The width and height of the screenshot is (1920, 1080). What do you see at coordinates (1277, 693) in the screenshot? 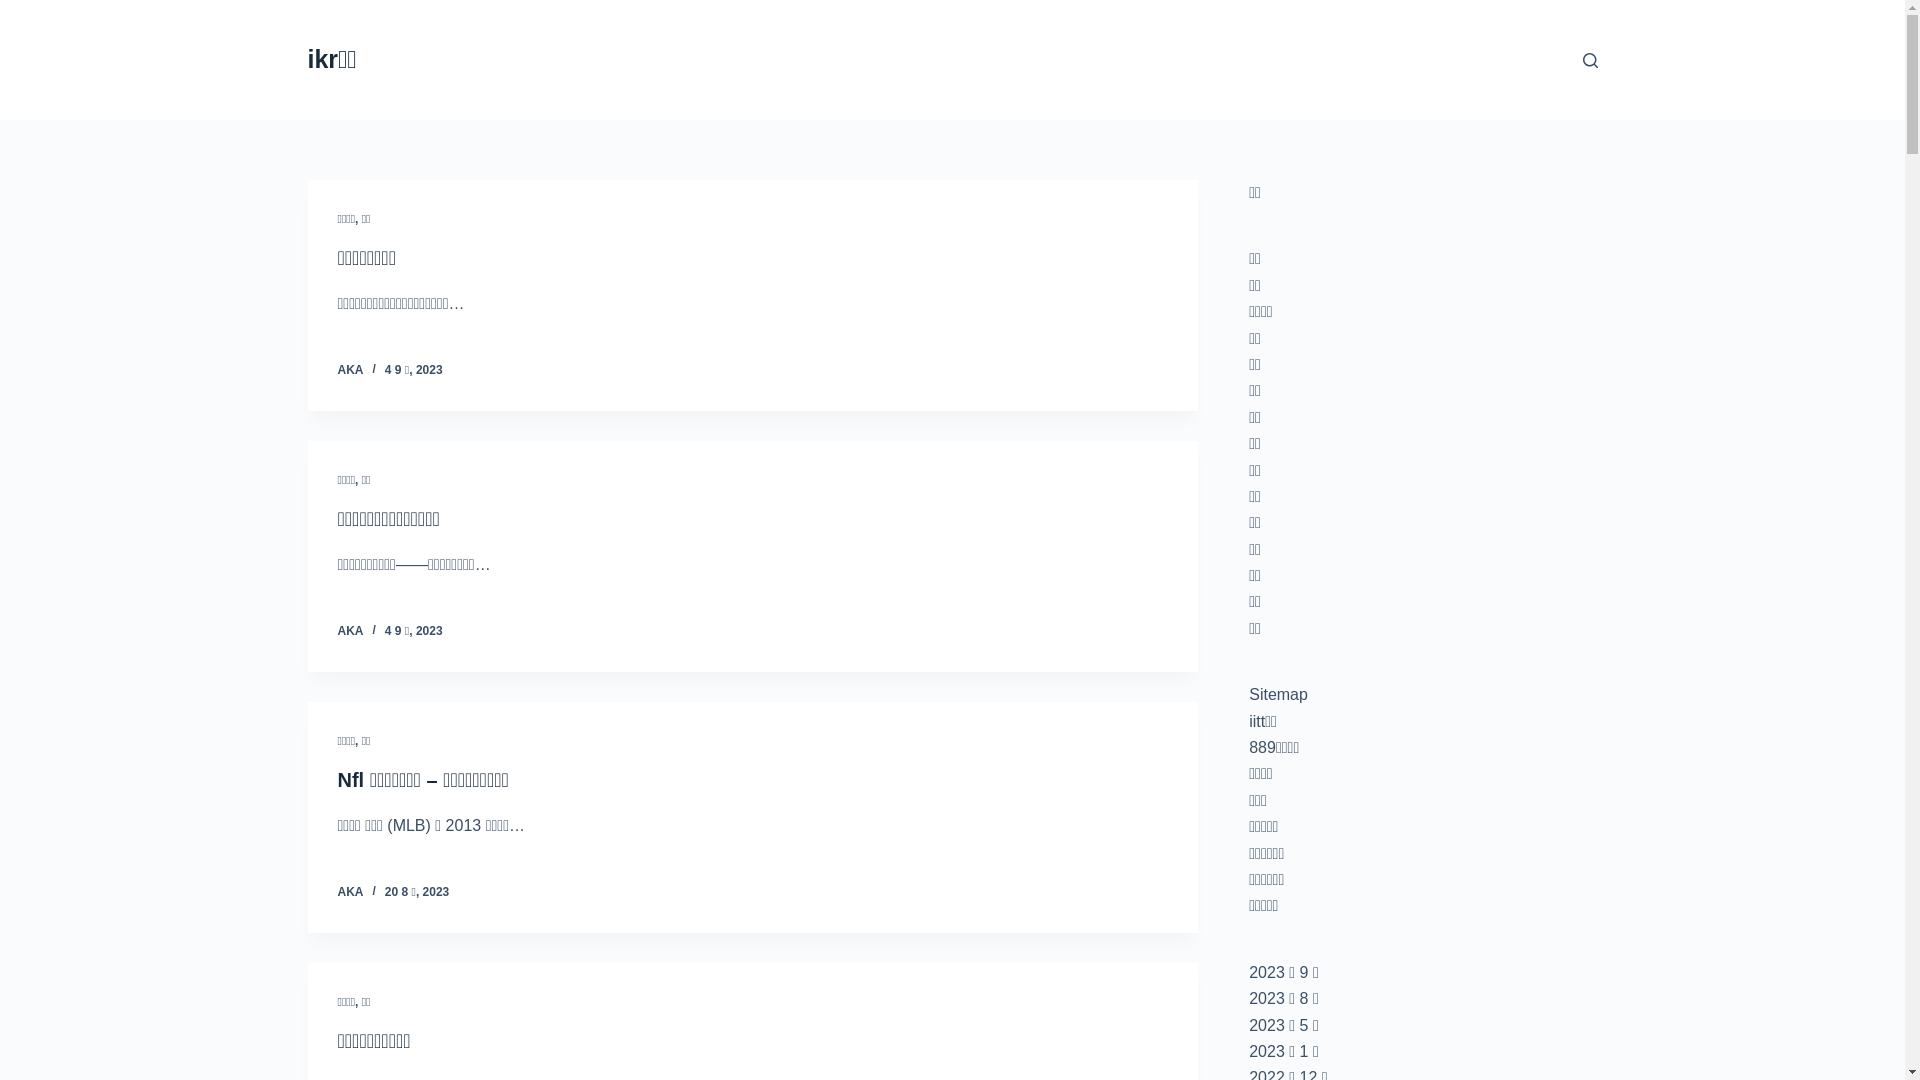
I see `'Sitemap'` at bounding box center [1277, 693].